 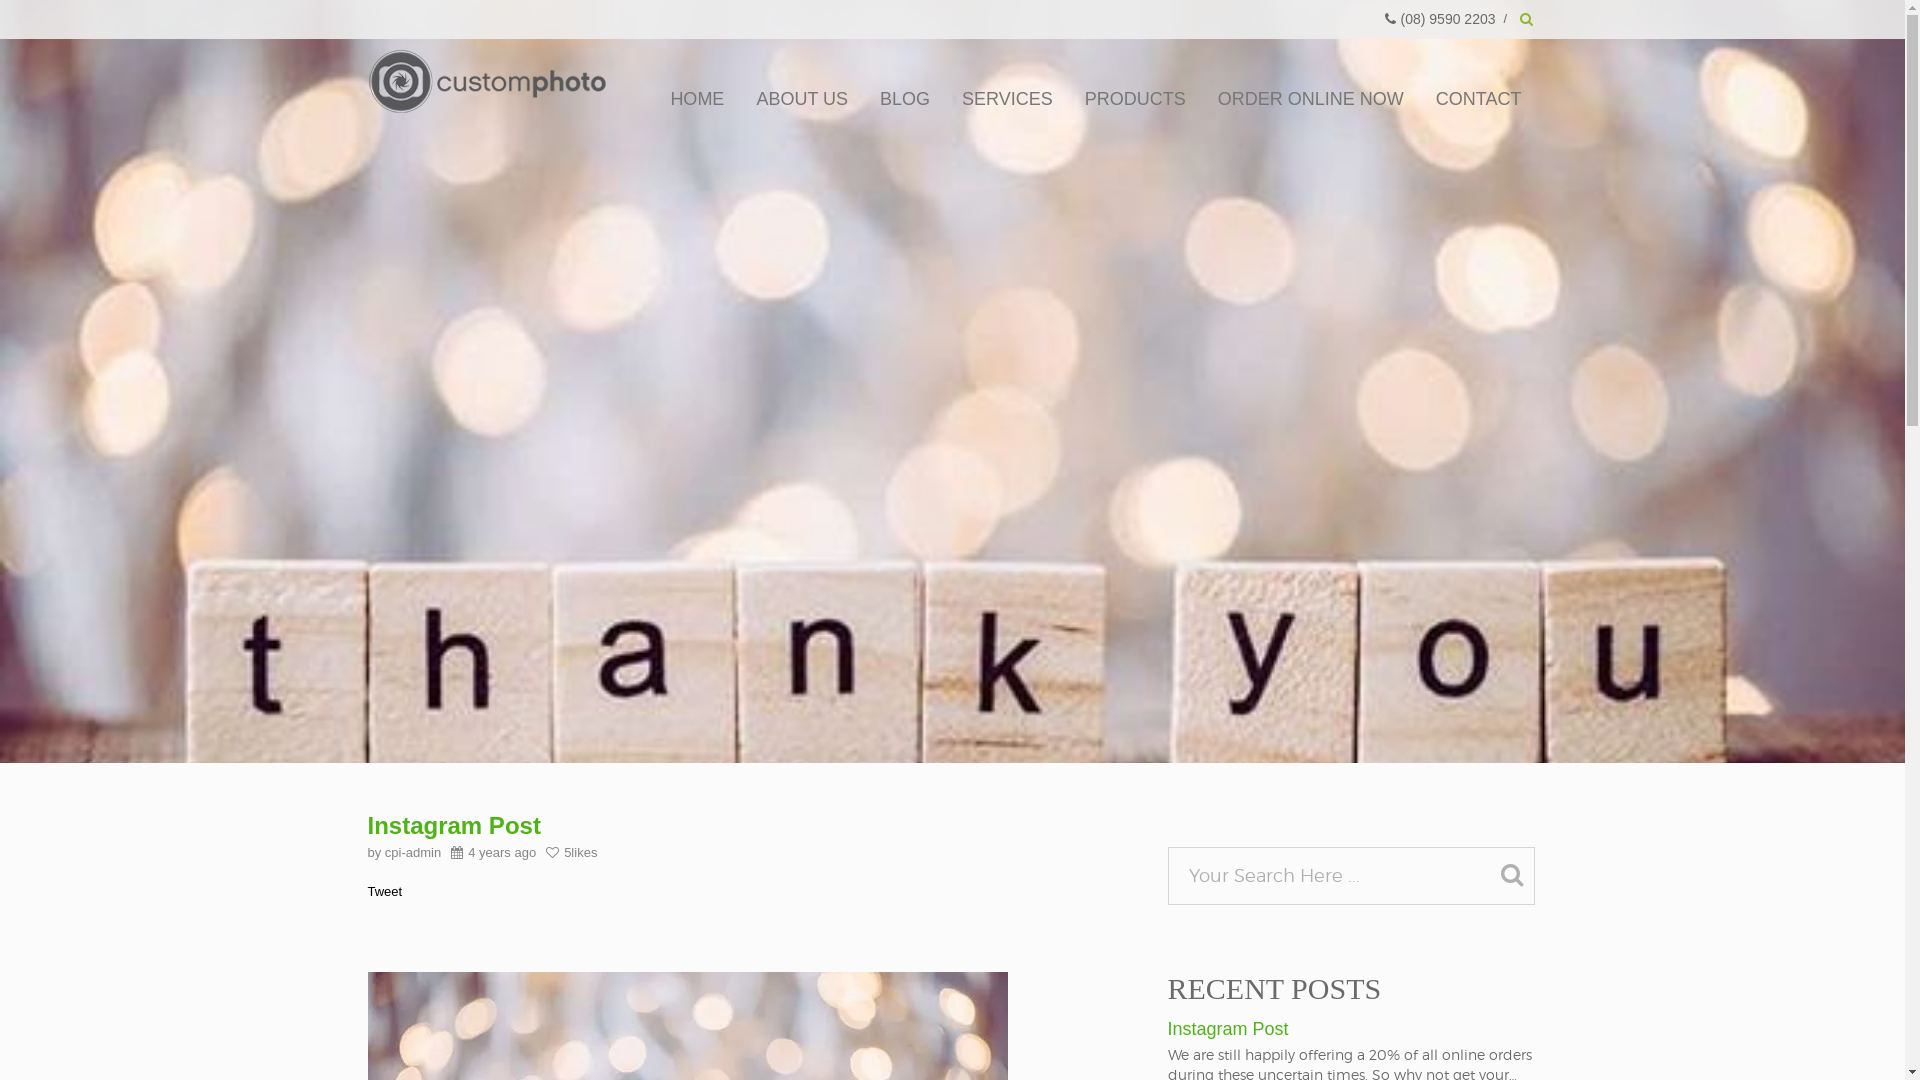 What do you see at coordinates (904, 99) in the screenshot?
I see `'BLOG'` at bounding box center [904, 99].